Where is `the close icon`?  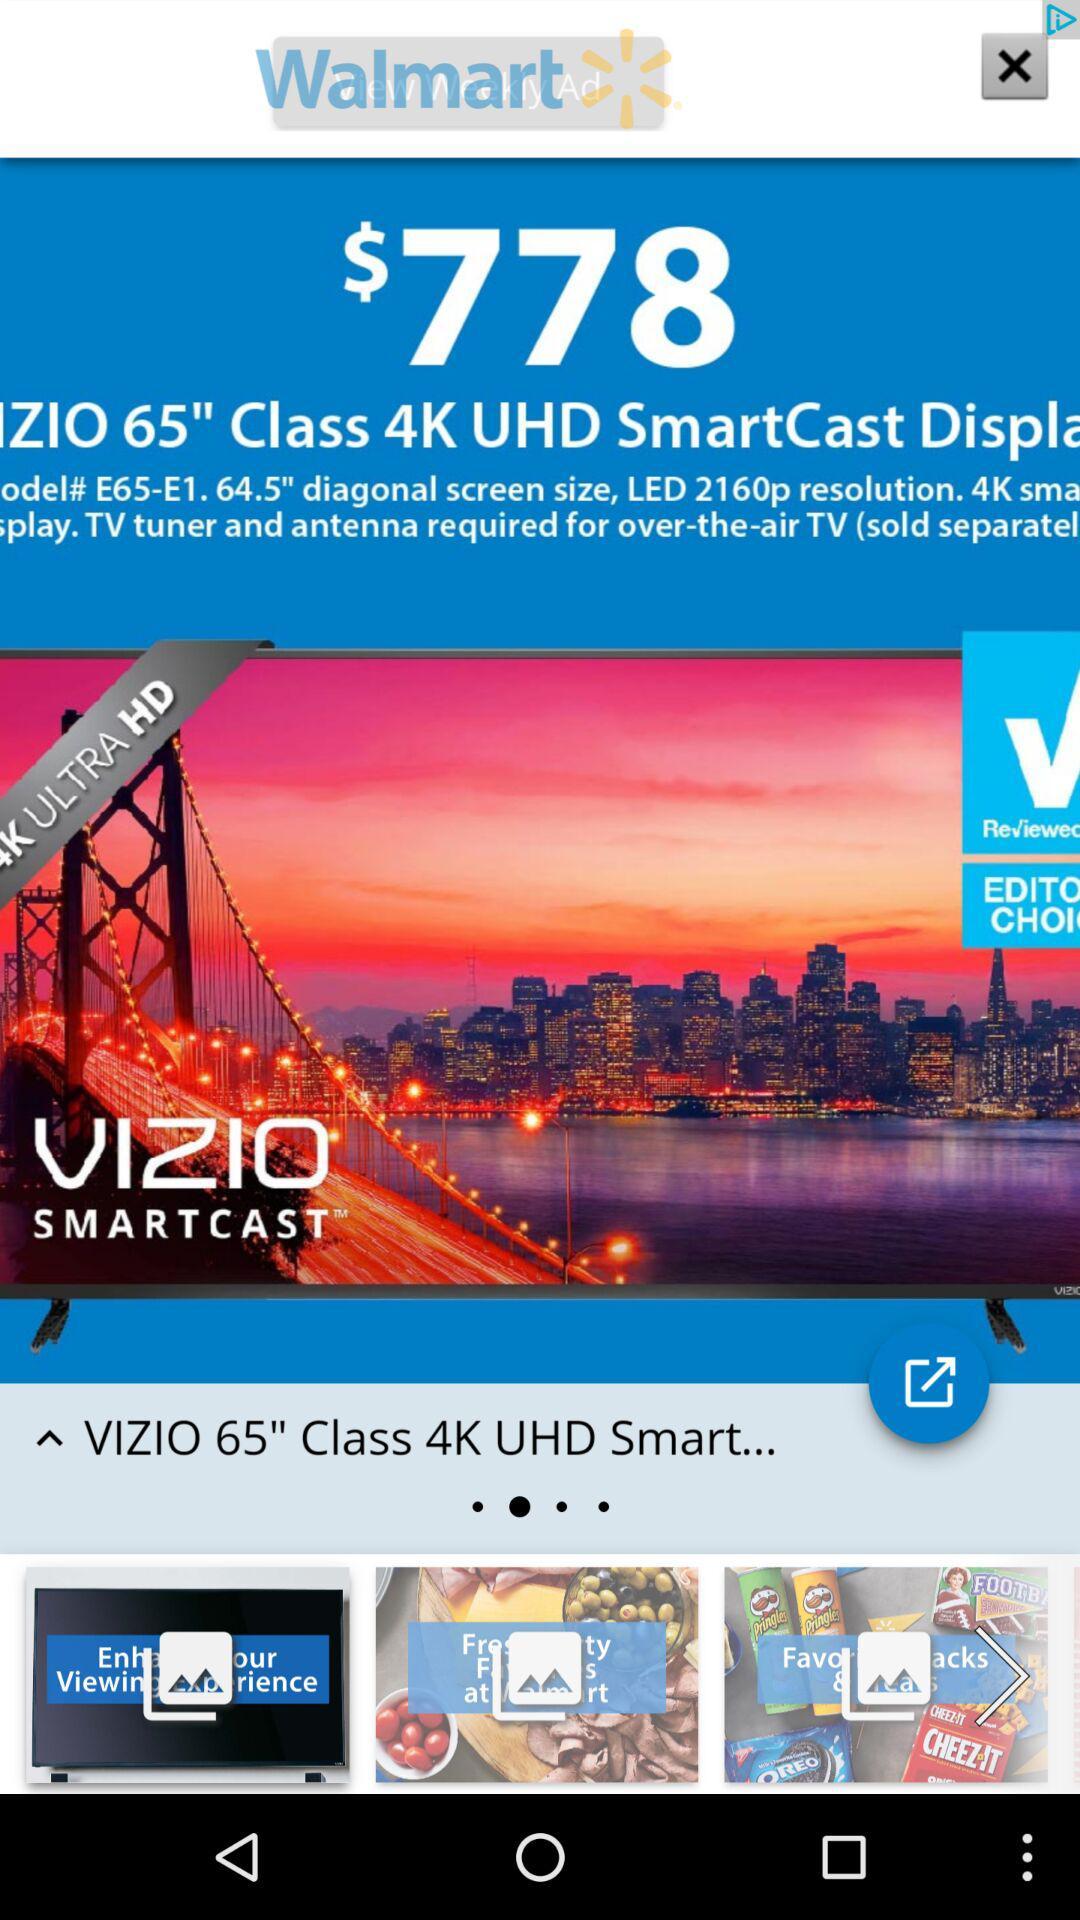
the close icon is located at coordinates (1014, 70).